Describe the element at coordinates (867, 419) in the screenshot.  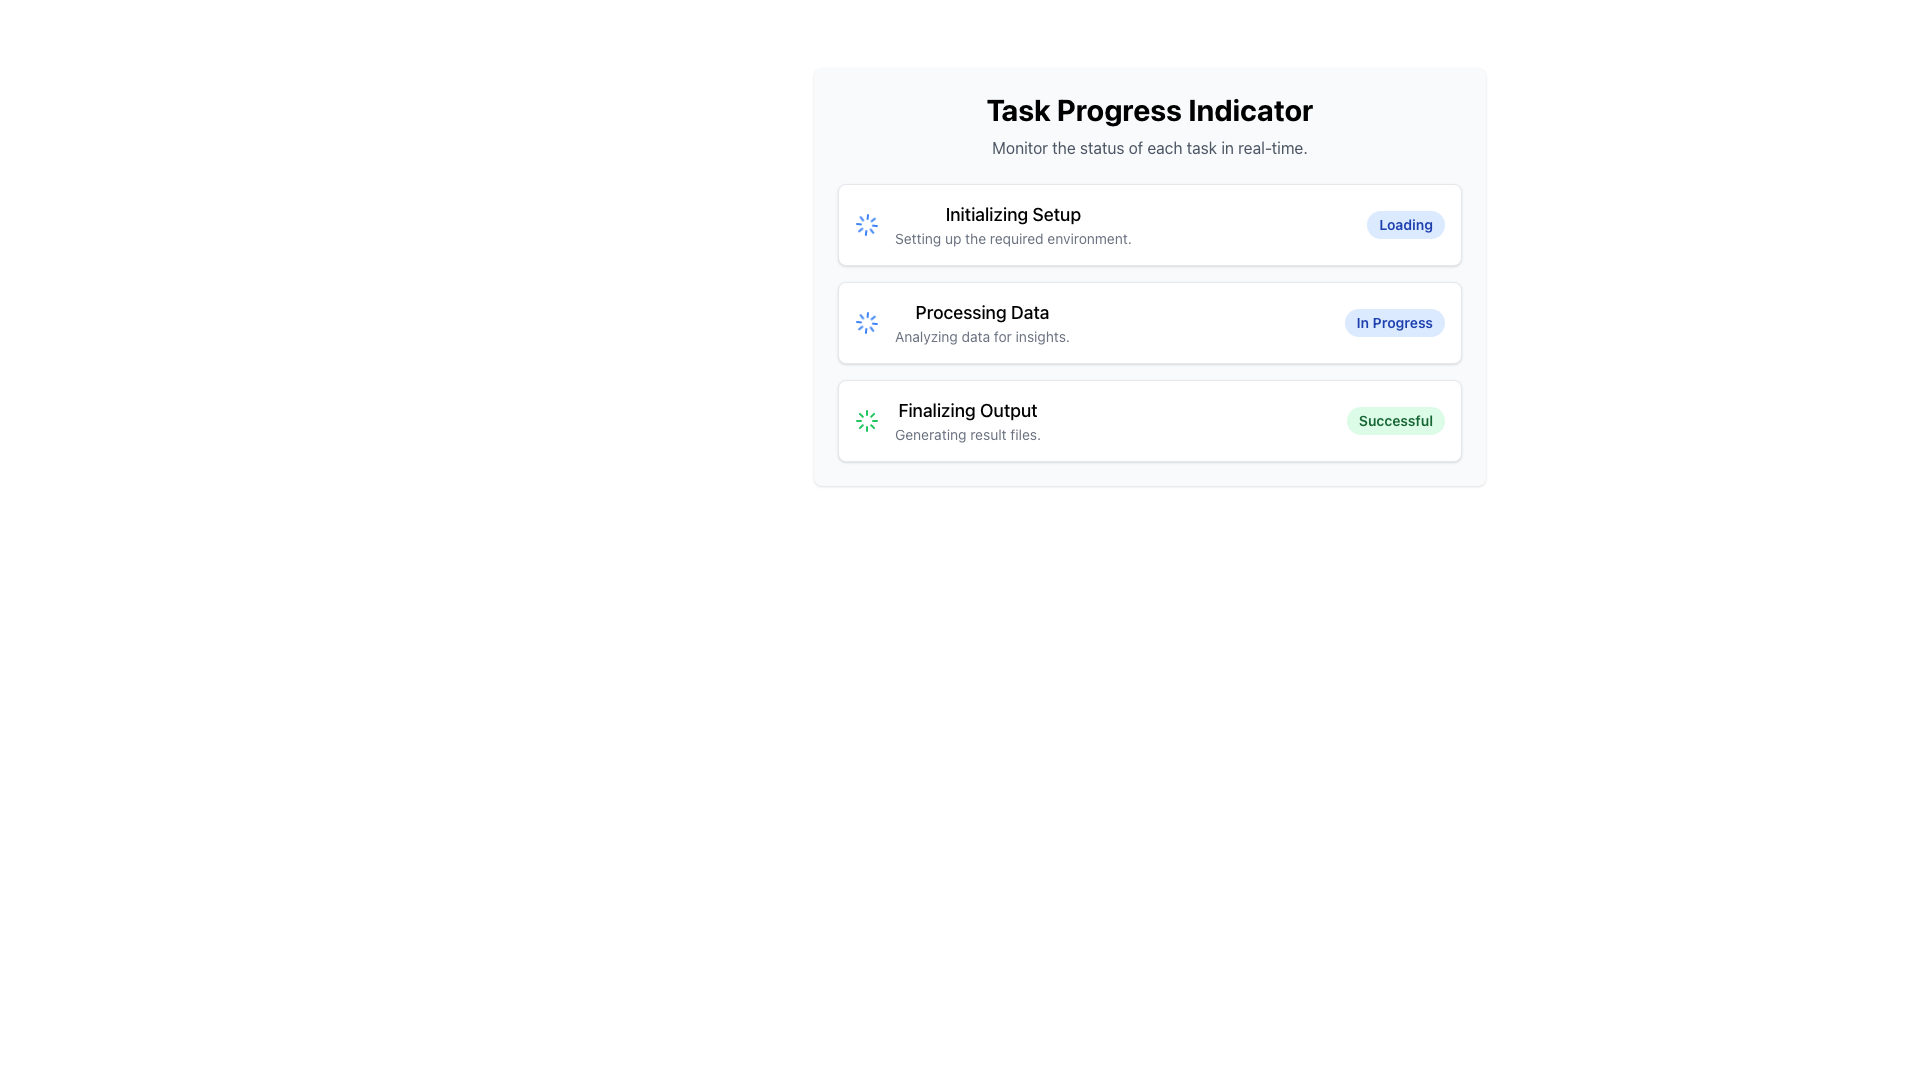
I see `the circular green icon with a dynamic spinner-like design, located at the beginning of the 'Finalizing Output' section to the left of the text` at that location.